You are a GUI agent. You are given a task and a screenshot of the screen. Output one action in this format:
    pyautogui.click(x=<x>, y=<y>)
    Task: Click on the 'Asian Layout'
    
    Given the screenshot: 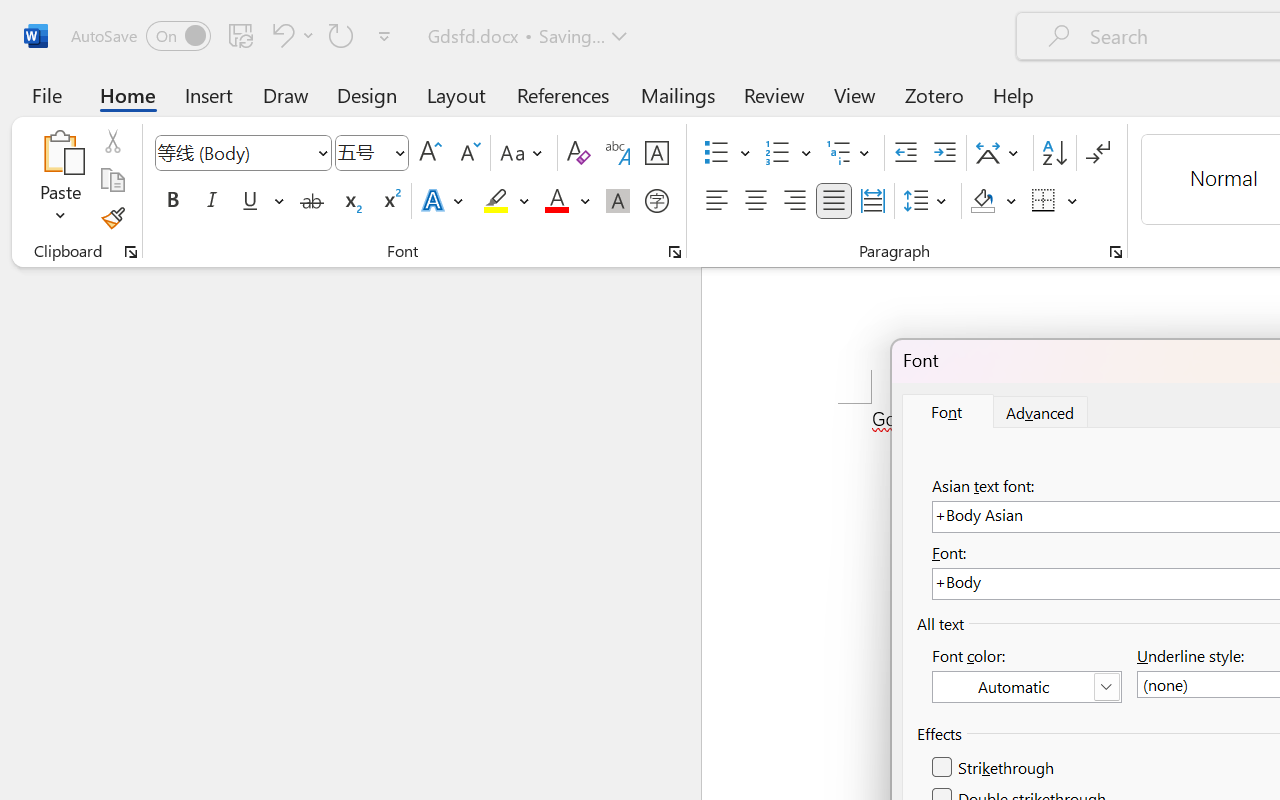 What is the action you would take?
    pyautogui.click(x=1000, y=153)
    